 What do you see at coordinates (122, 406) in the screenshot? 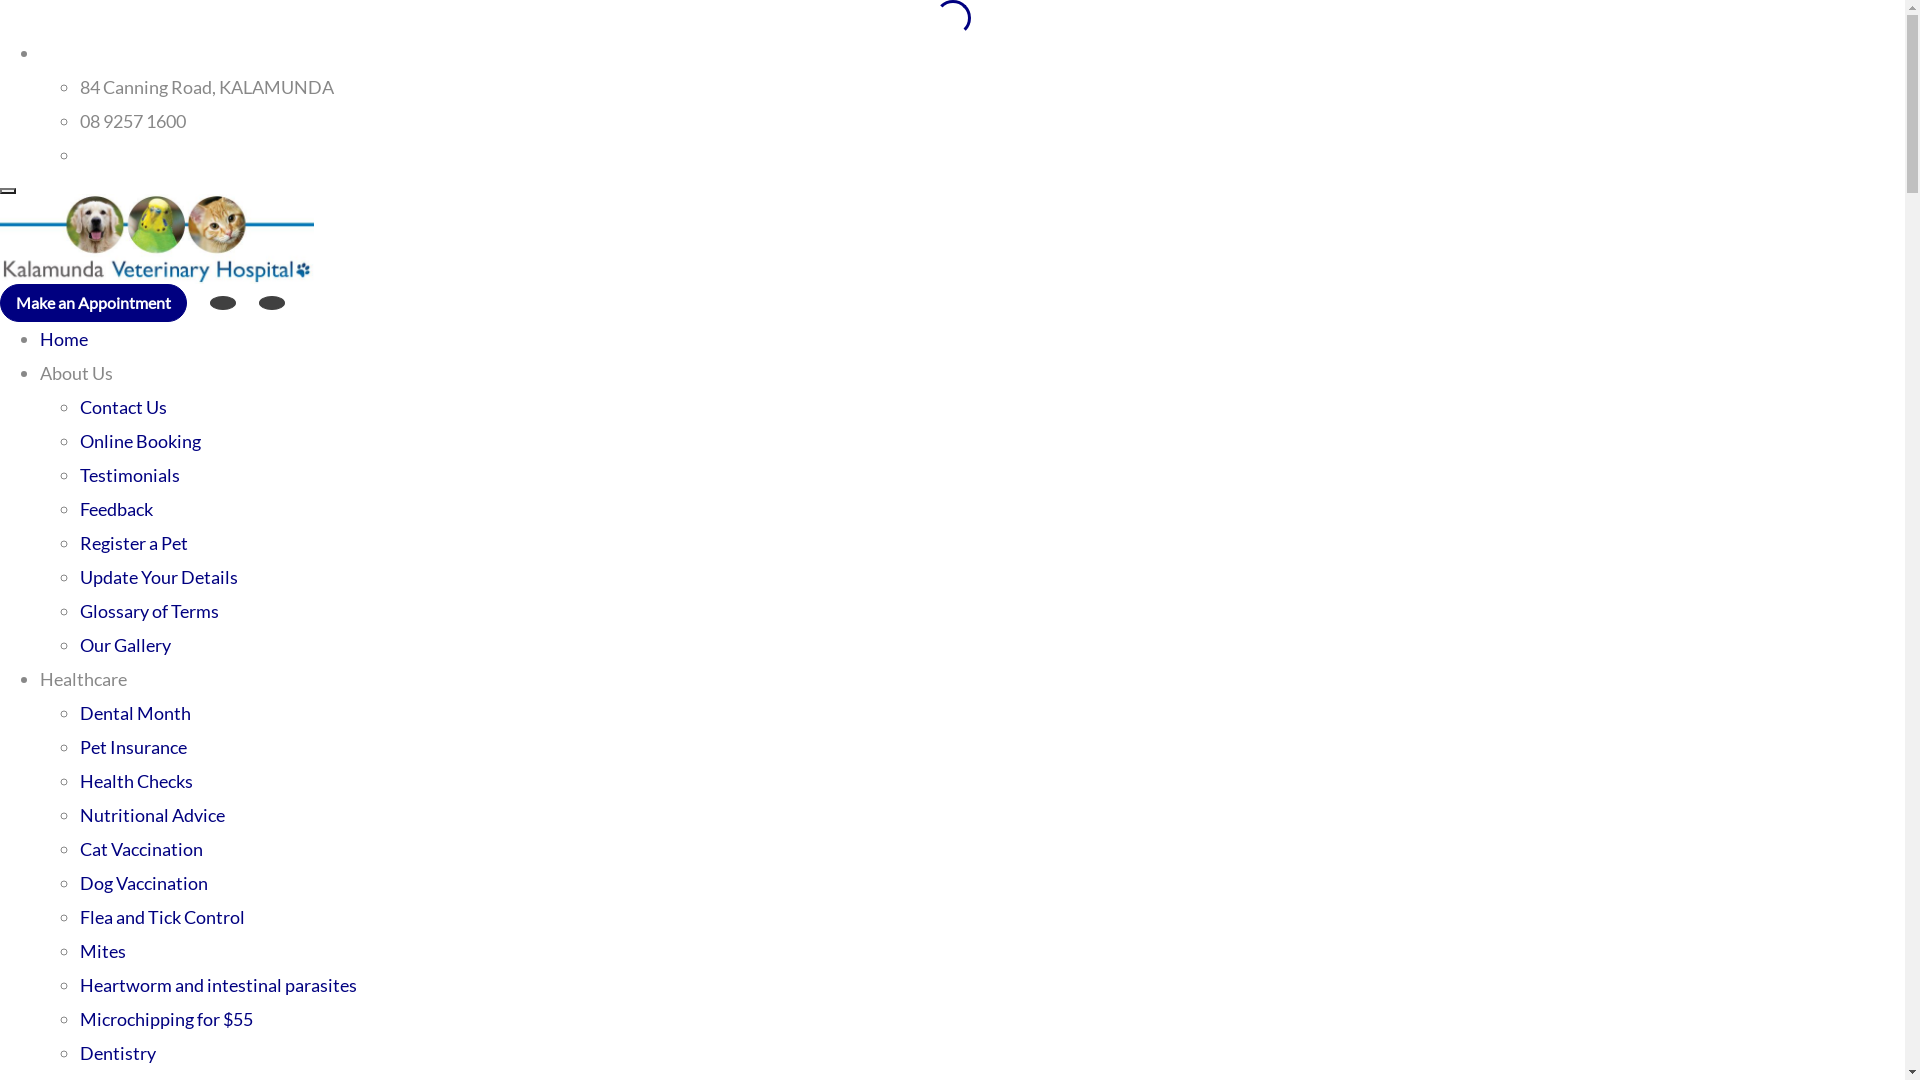
I see `'Contact Us'` at bounding box center [122, 406].